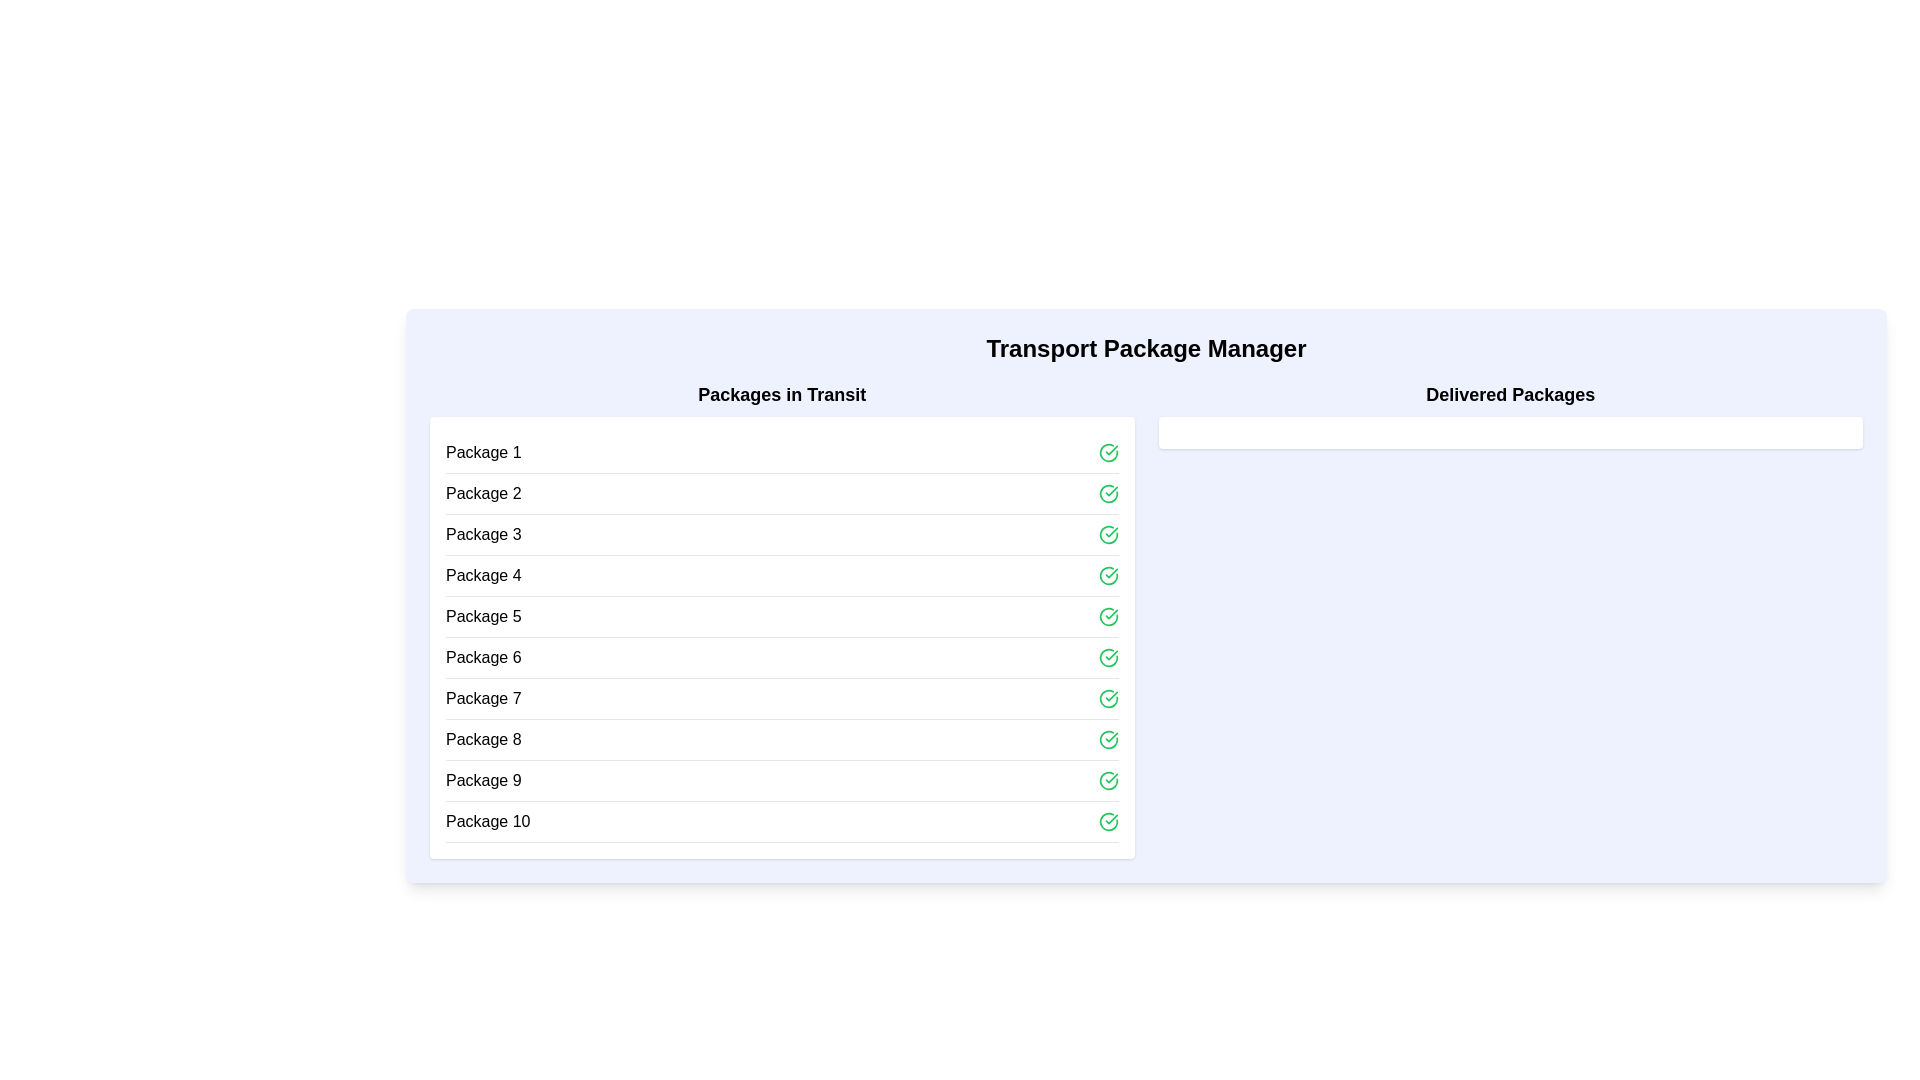 The image size is (1920, 1080). Describe the element at coordinates (1107, 452) in the screenshot. I see `decorative checkmark icon element that indicates the successful status of 'Package 2' within the 'Packages in Transit' section` at that location.